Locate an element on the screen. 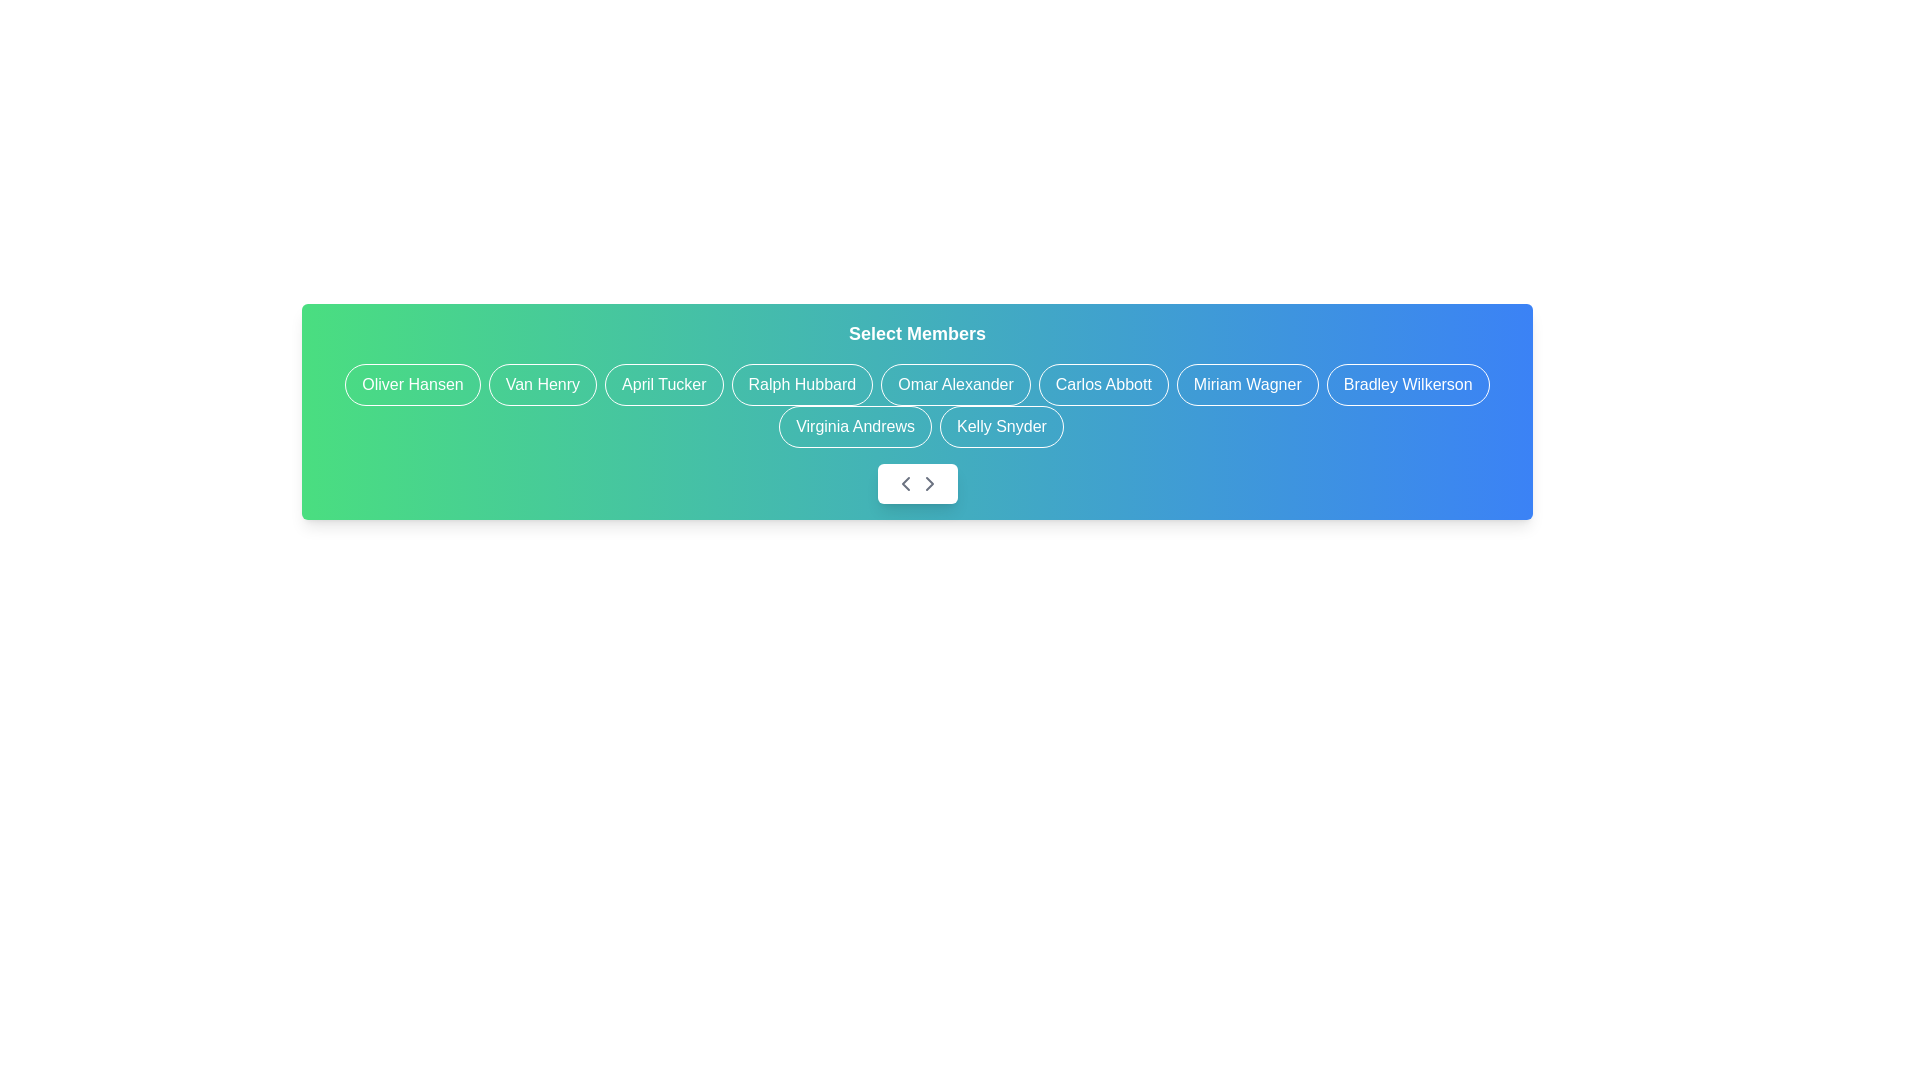 This screenshot has width=1920, height=1080. the button representing the user 'Bradley Wilkerson' is located at coordinates (1407, 385).